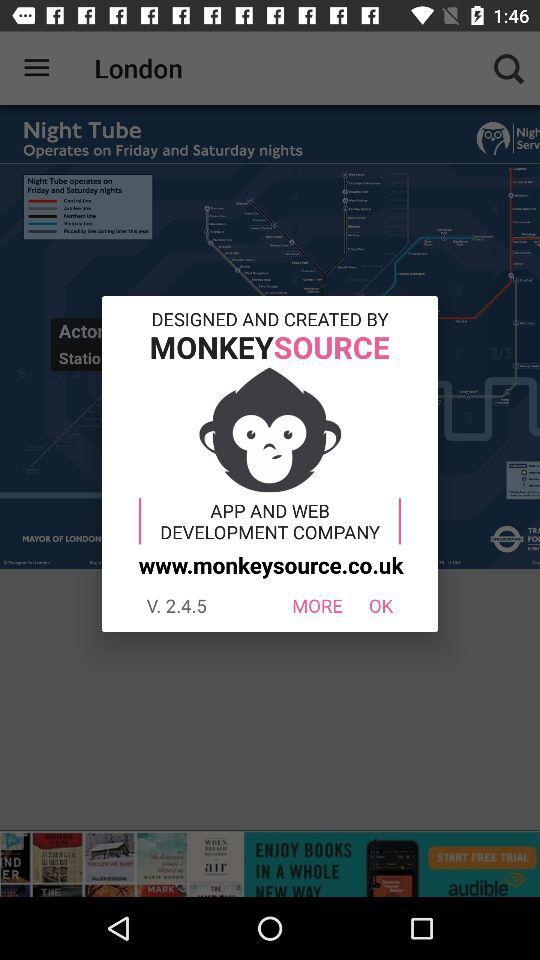 The width and height of the screenshot is (540, 960). Describe the element at coordinates (381, 604) in the screenshot. I see `item next to the more icon` at that location.